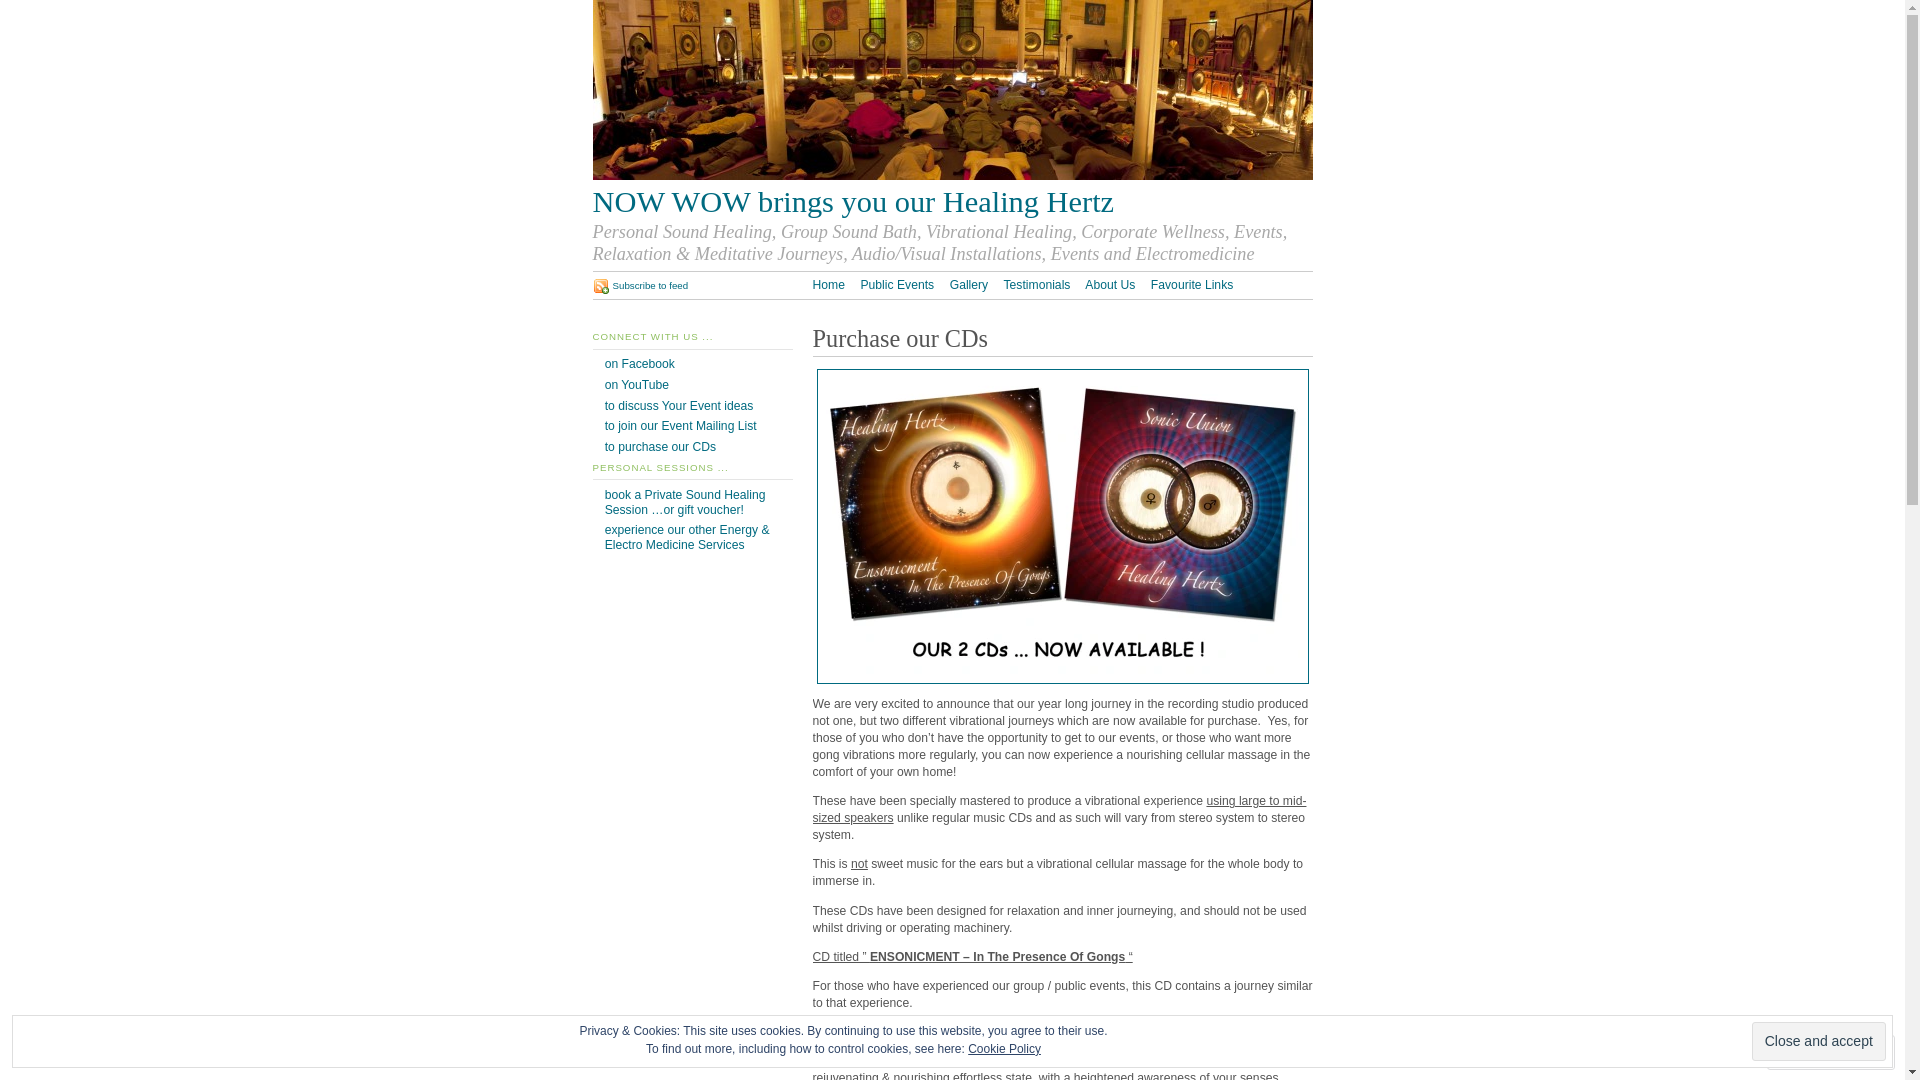 This screenshot has width=1920, height=1080. I want to click on 'Favourite Links', so click(1191, 285).